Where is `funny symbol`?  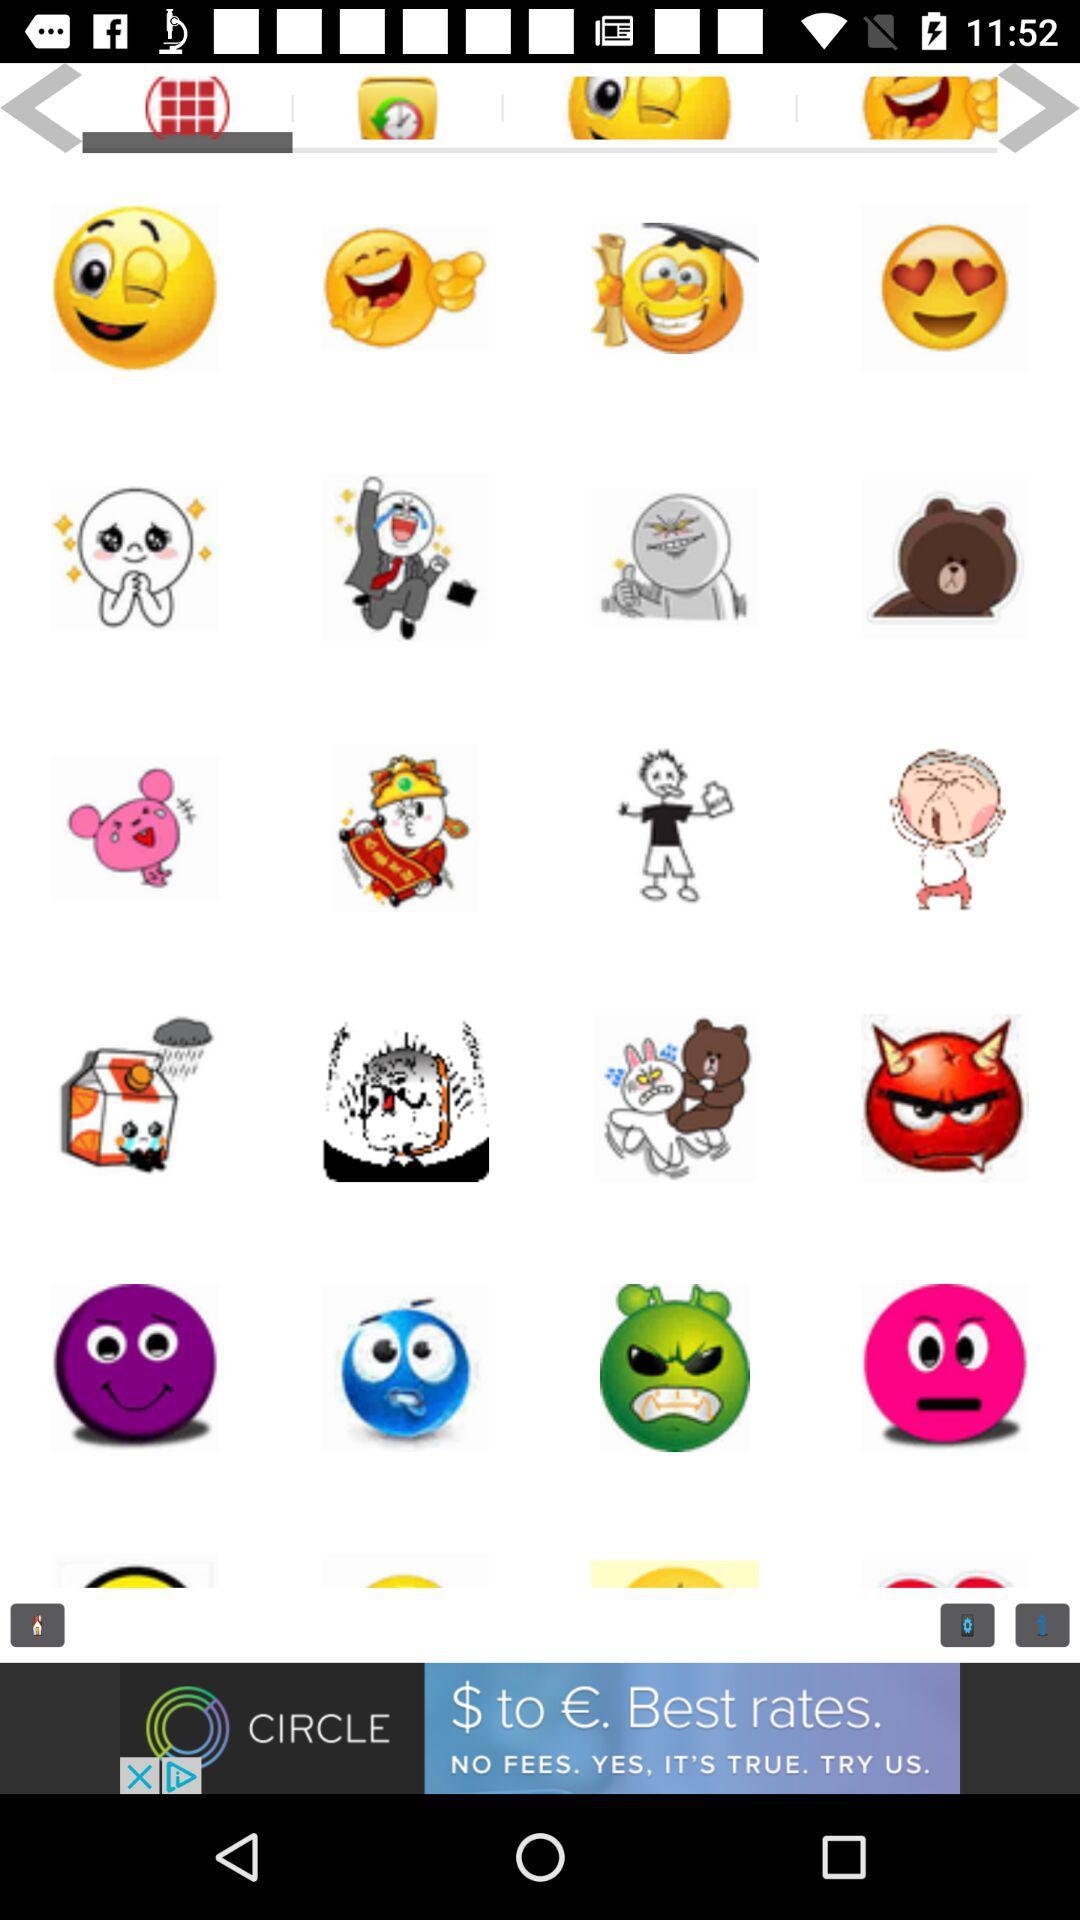 funny symbol is located at coordinates (135, 828).